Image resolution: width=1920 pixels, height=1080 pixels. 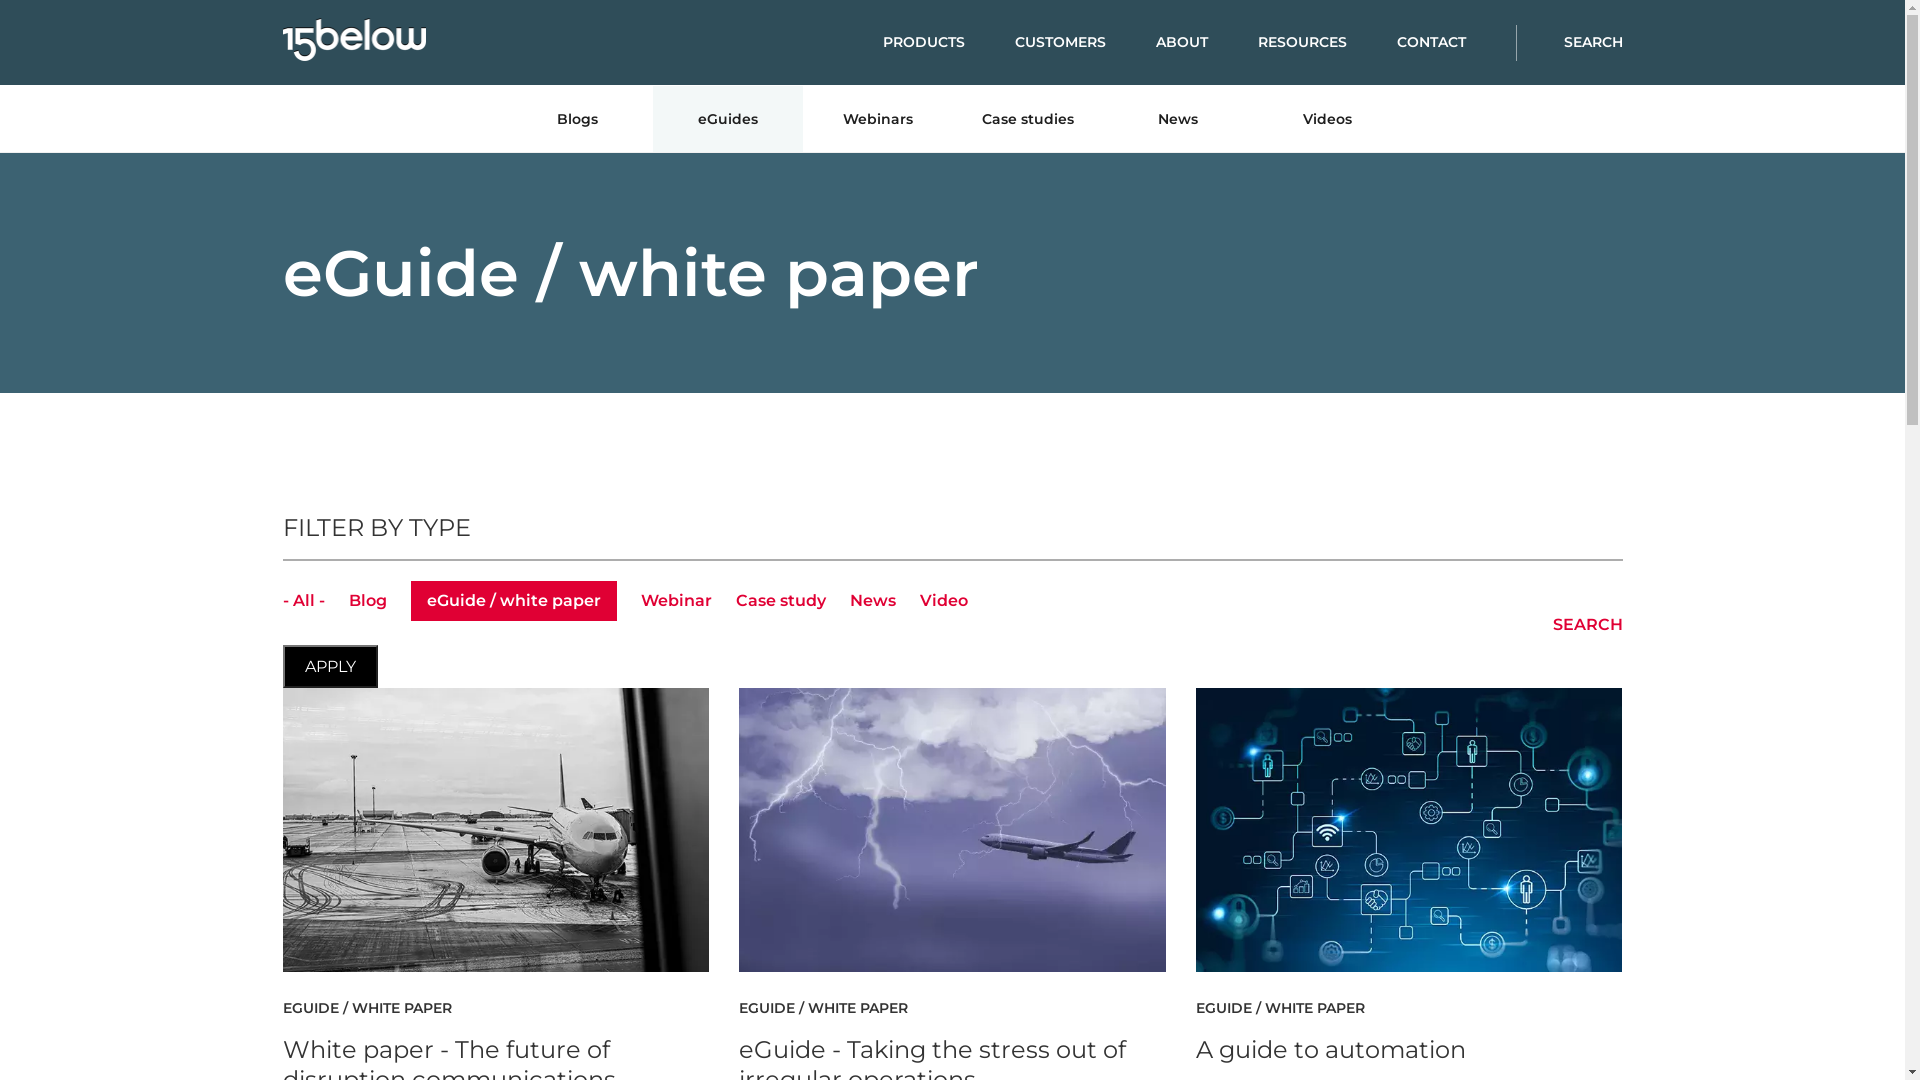 I want to click on 'Blog', so click(x=347, y=599).